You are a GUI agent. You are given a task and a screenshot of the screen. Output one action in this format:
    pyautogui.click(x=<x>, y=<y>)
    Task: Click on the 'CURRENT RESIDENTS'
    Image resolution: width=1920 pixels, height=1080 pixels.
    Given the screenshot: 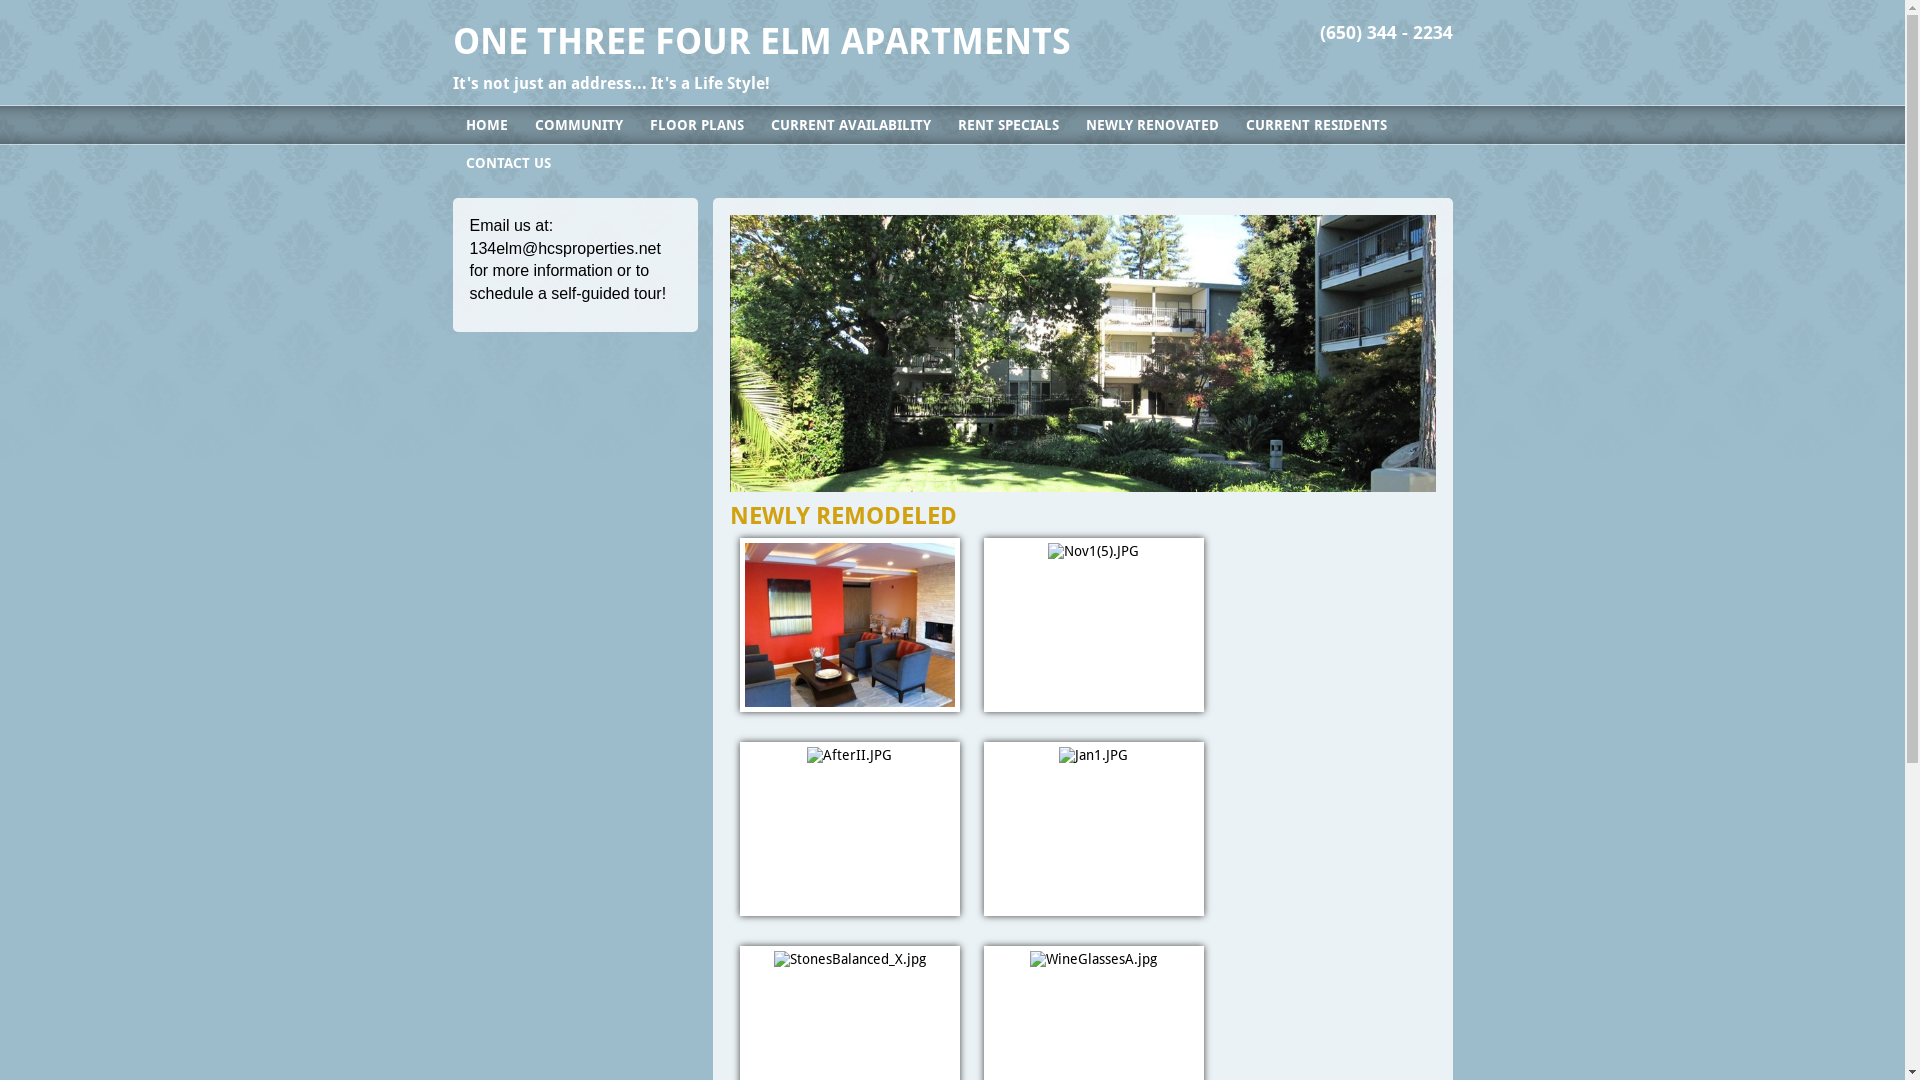 What is the action you would take?
    pyautogui.click(x=1315, y=124)
    